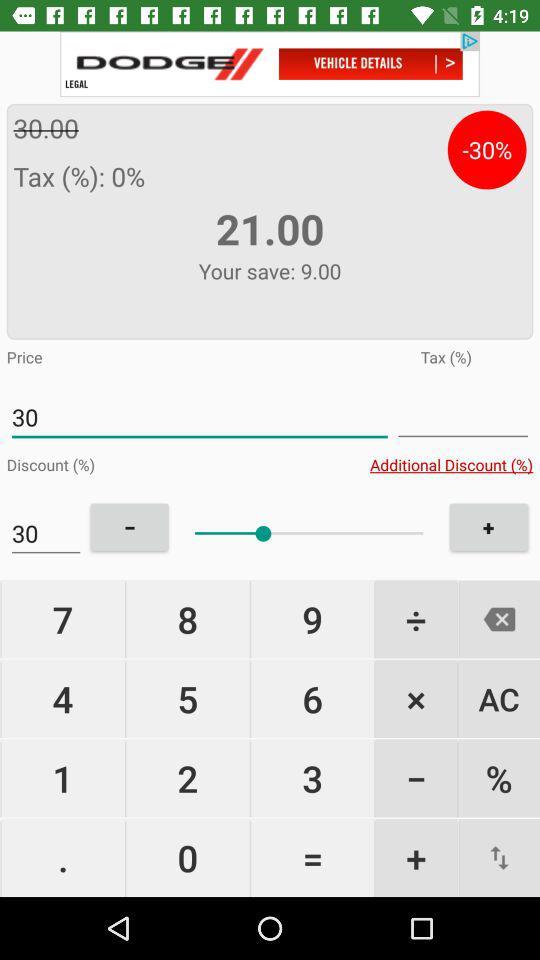  Describe the element at coordinates (270, 64) in the screenshot. I see `open advertisement` at that location.